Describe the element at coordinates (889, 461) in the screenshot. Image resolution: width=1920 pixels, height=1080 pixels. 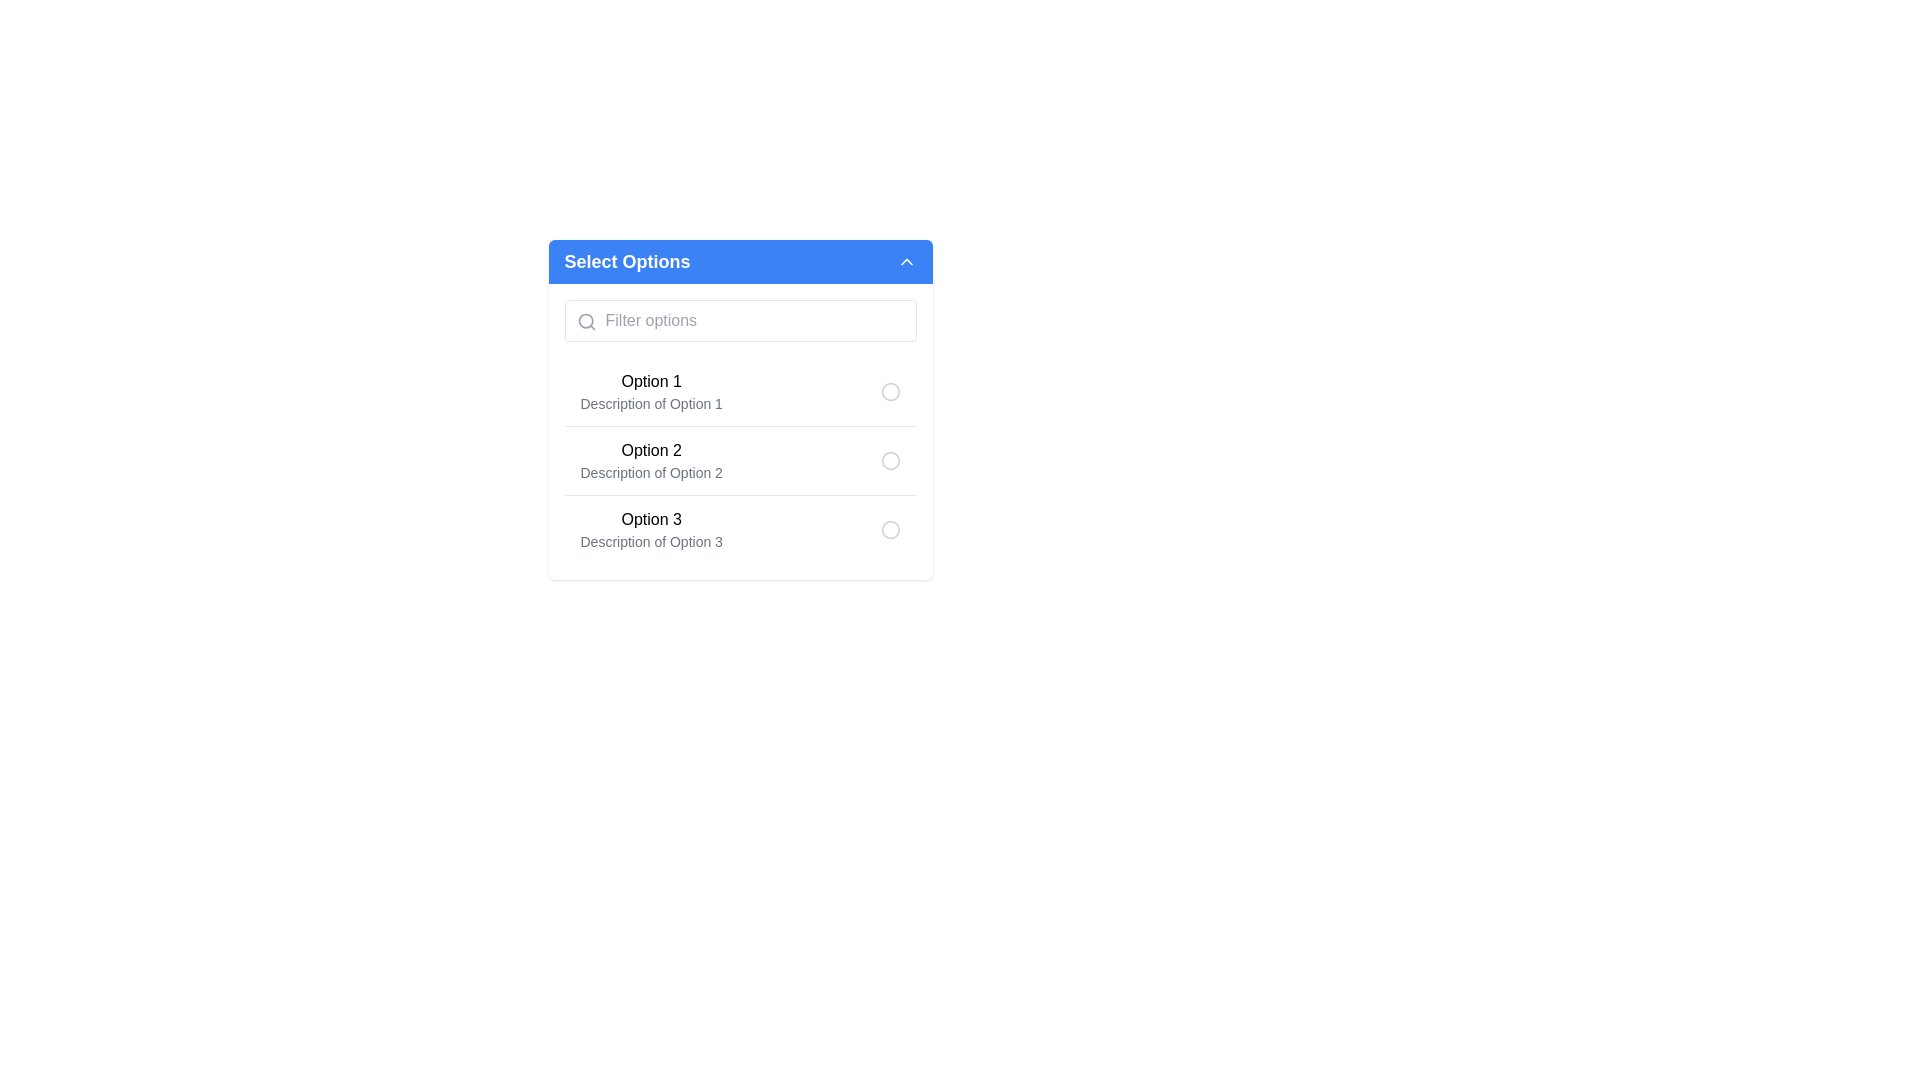
I see `the radio button indicator for 'Option 2' in the dropdown menu` at that location.